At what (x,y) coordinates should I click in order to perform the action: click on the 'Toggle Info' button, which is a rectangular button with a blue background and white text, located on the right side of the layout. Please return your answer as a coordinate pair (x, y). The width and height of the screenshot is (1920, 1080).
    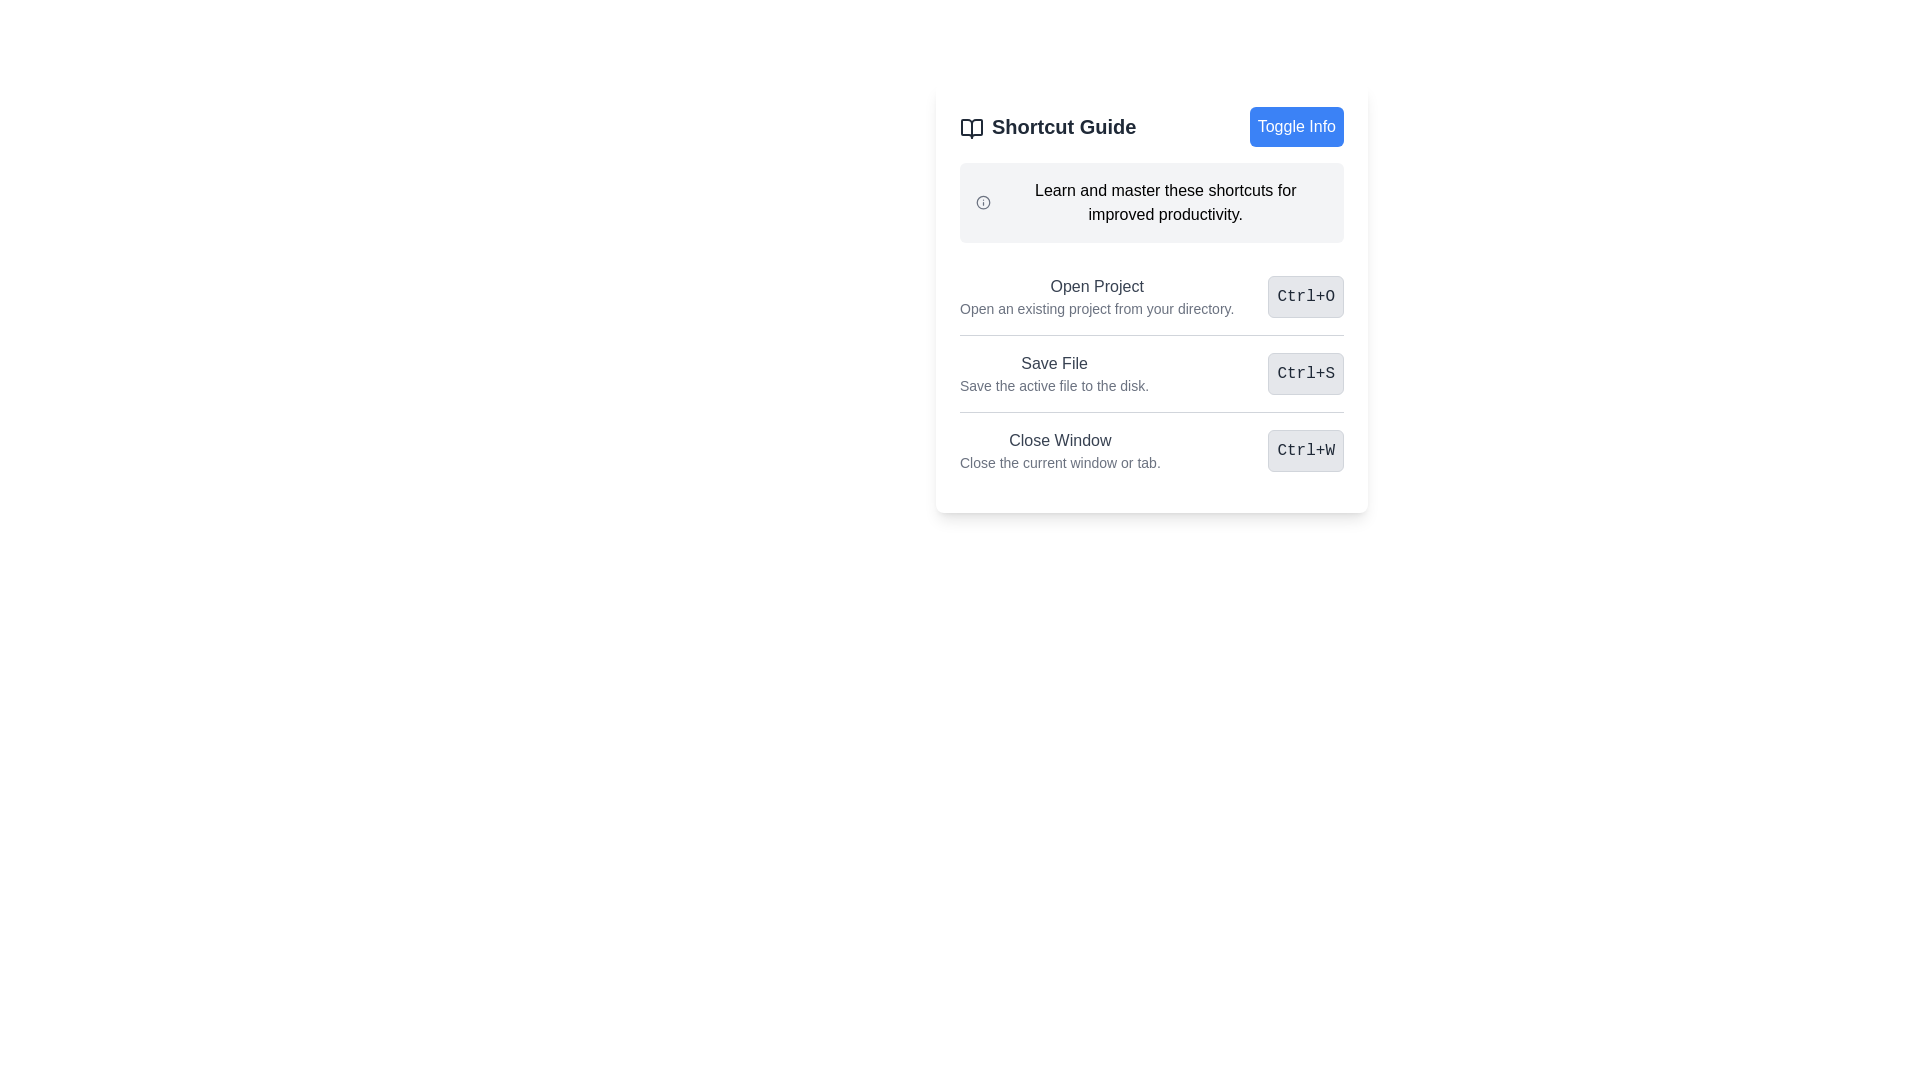
    Looking at the image, I should click on (1296, 127).